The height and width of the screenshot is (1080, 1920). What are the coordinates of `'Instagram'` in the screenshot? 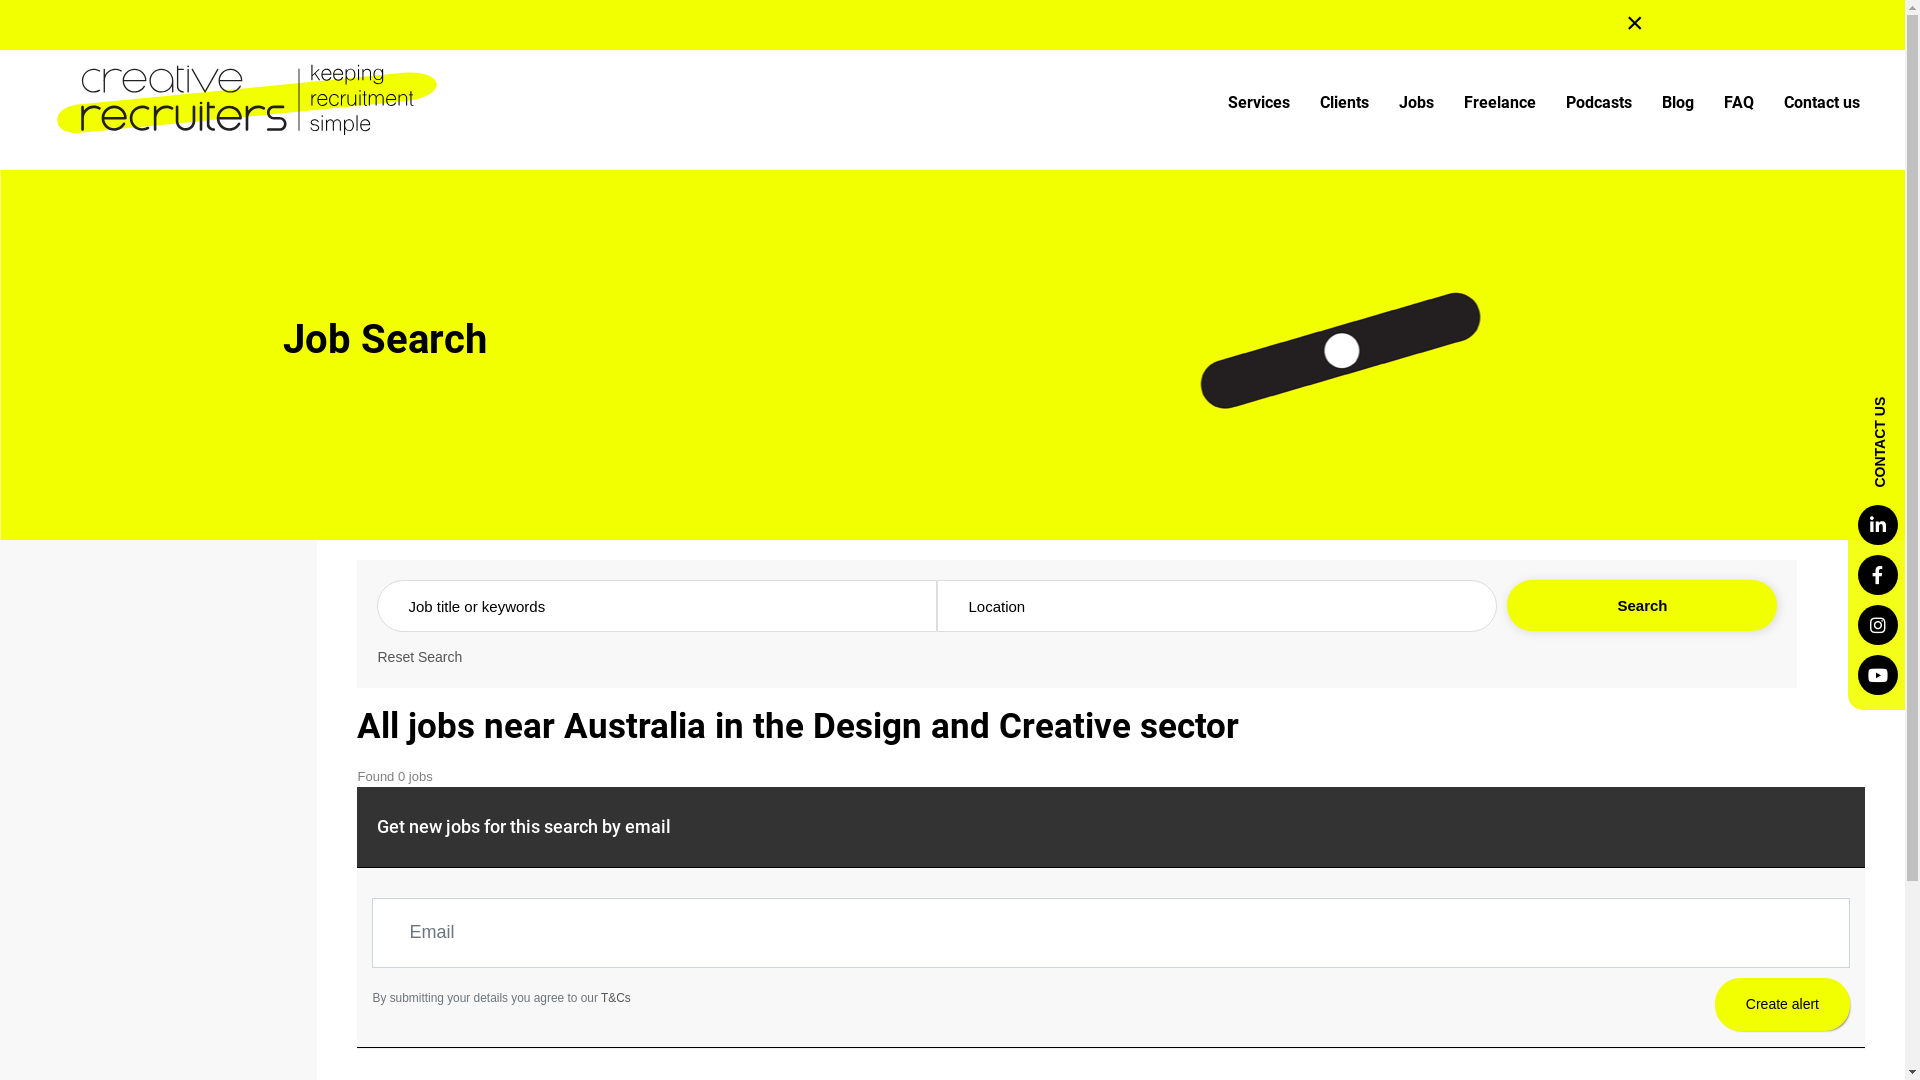 It's located at (1856, 623).